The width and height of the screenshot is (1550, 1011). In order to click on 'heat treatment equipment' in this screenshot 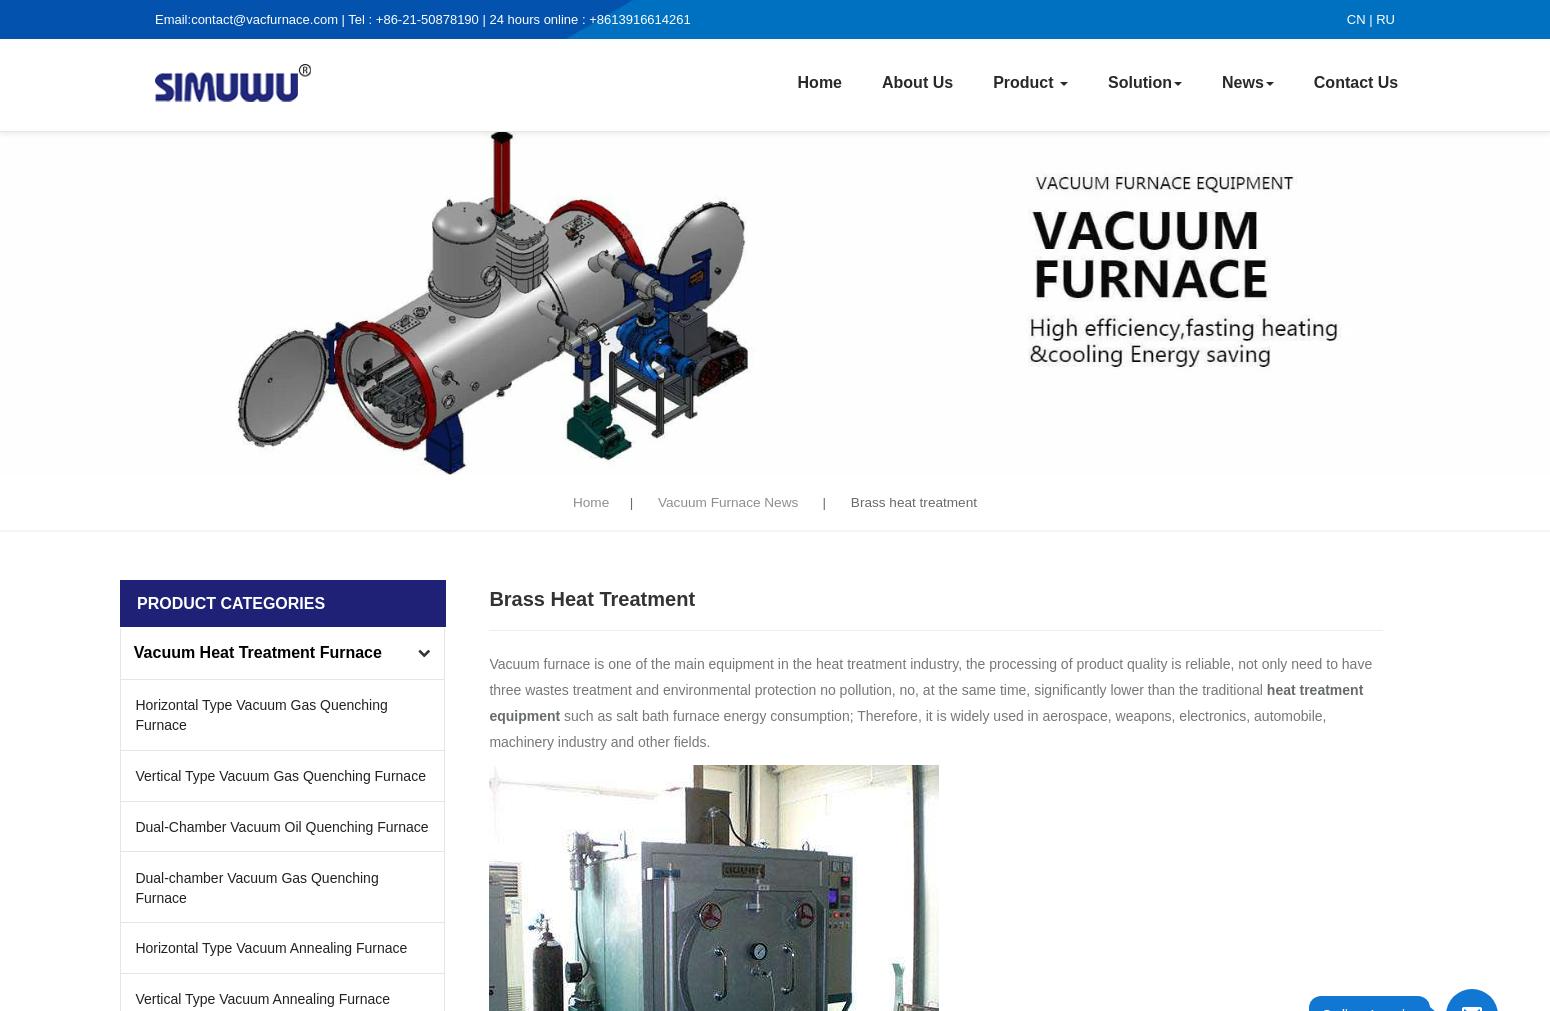, I will do `click(925, 701)`.